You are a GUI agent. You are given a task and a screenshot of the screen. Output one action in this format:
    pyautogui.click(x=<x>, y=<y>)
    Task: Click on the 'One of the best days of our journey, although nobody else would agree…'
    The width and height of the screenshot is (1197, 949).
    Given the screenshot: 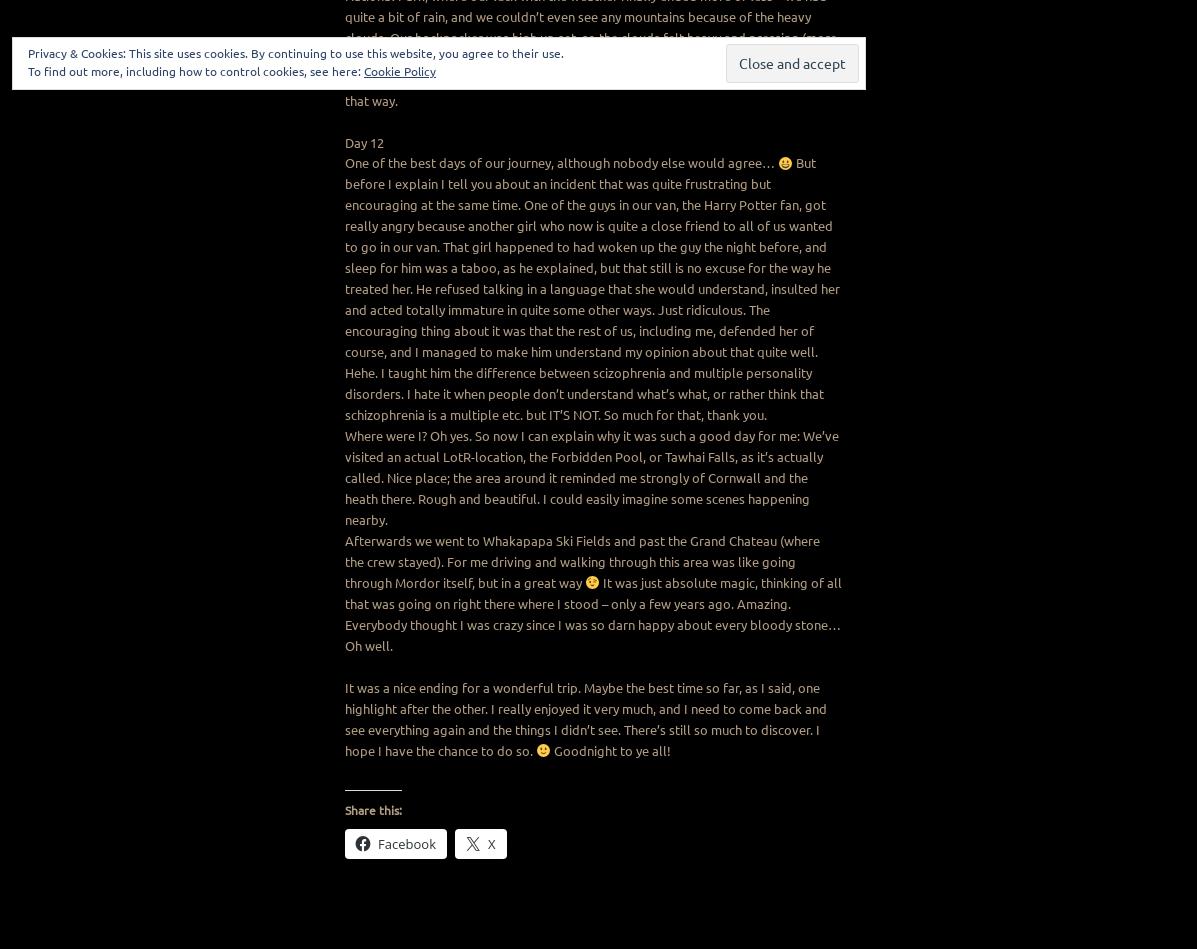 What is the action you would take?
    pyautogui.click(x=561, y=161)
    